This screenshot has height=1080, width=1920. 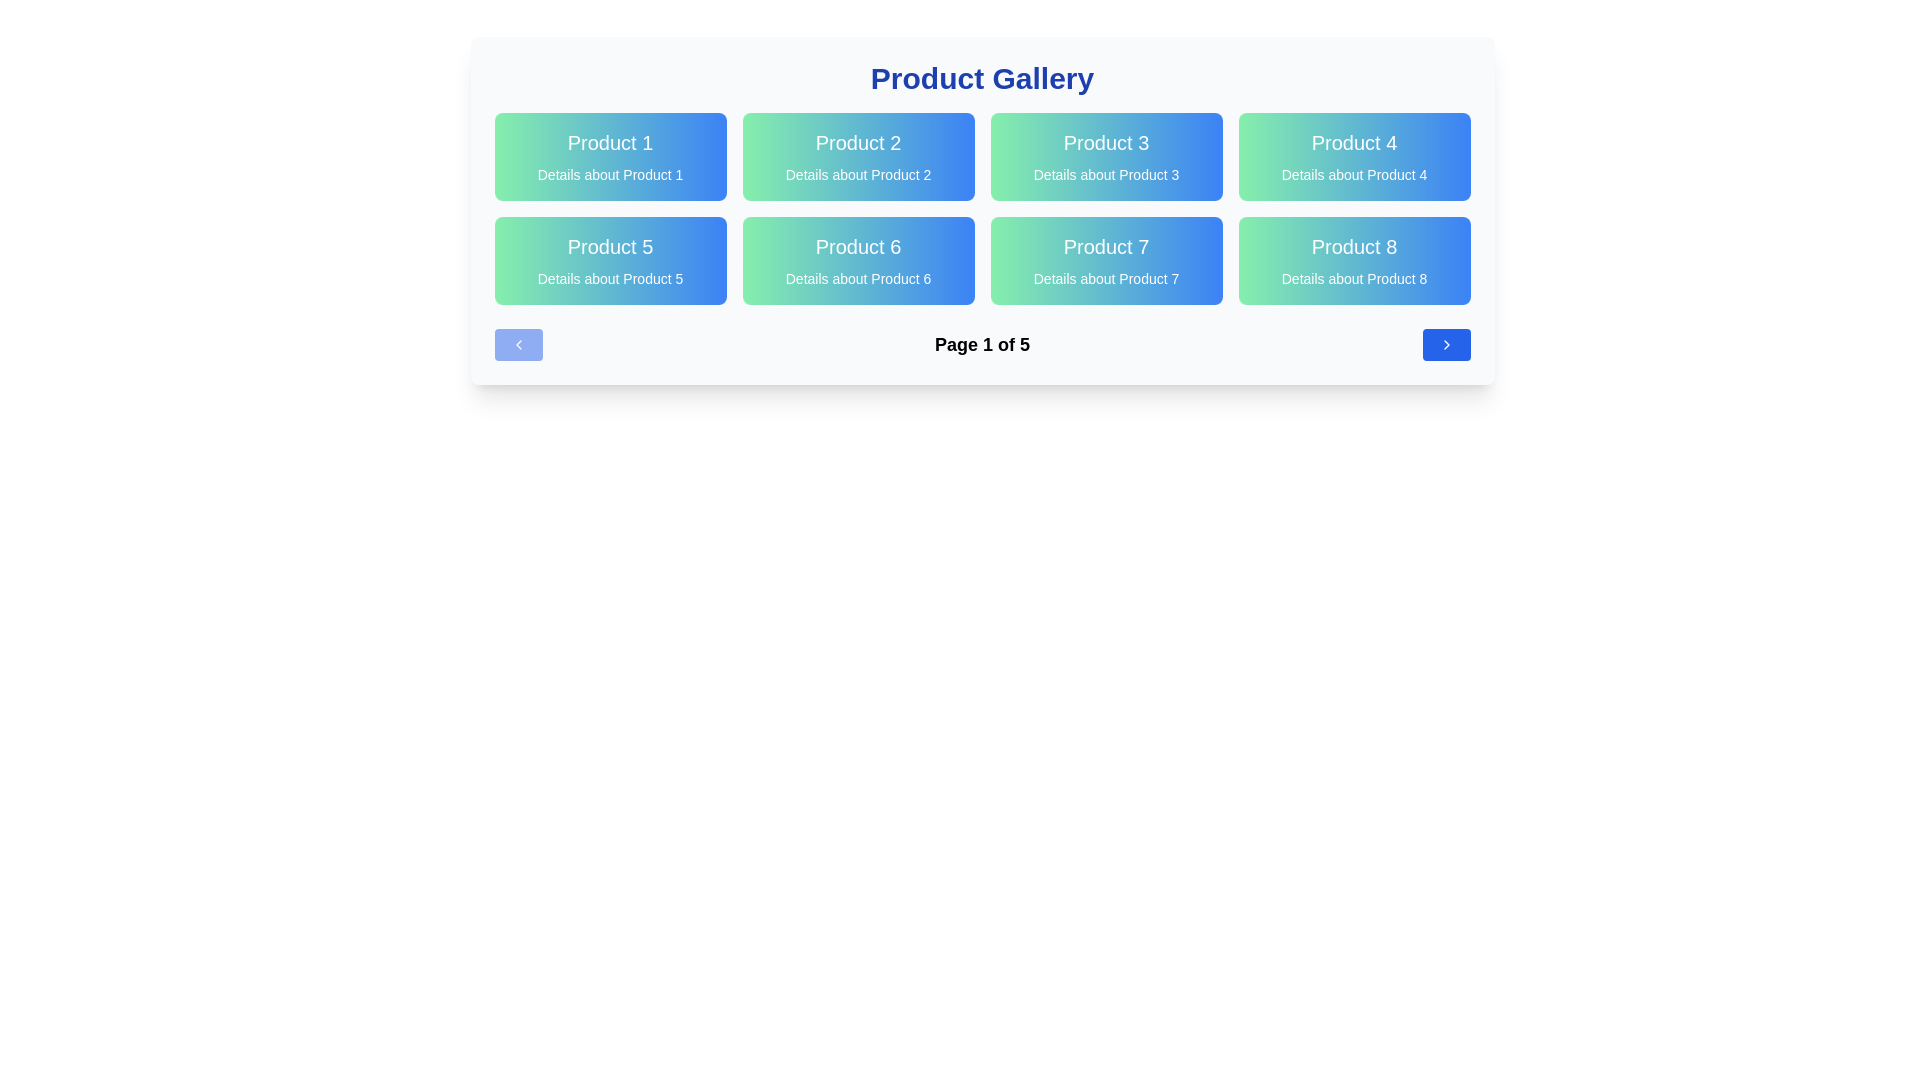 I want to click on the Label element titled 'Product 4' located in the top-right card of the product gallery interface, so click(x=1354, y=141).